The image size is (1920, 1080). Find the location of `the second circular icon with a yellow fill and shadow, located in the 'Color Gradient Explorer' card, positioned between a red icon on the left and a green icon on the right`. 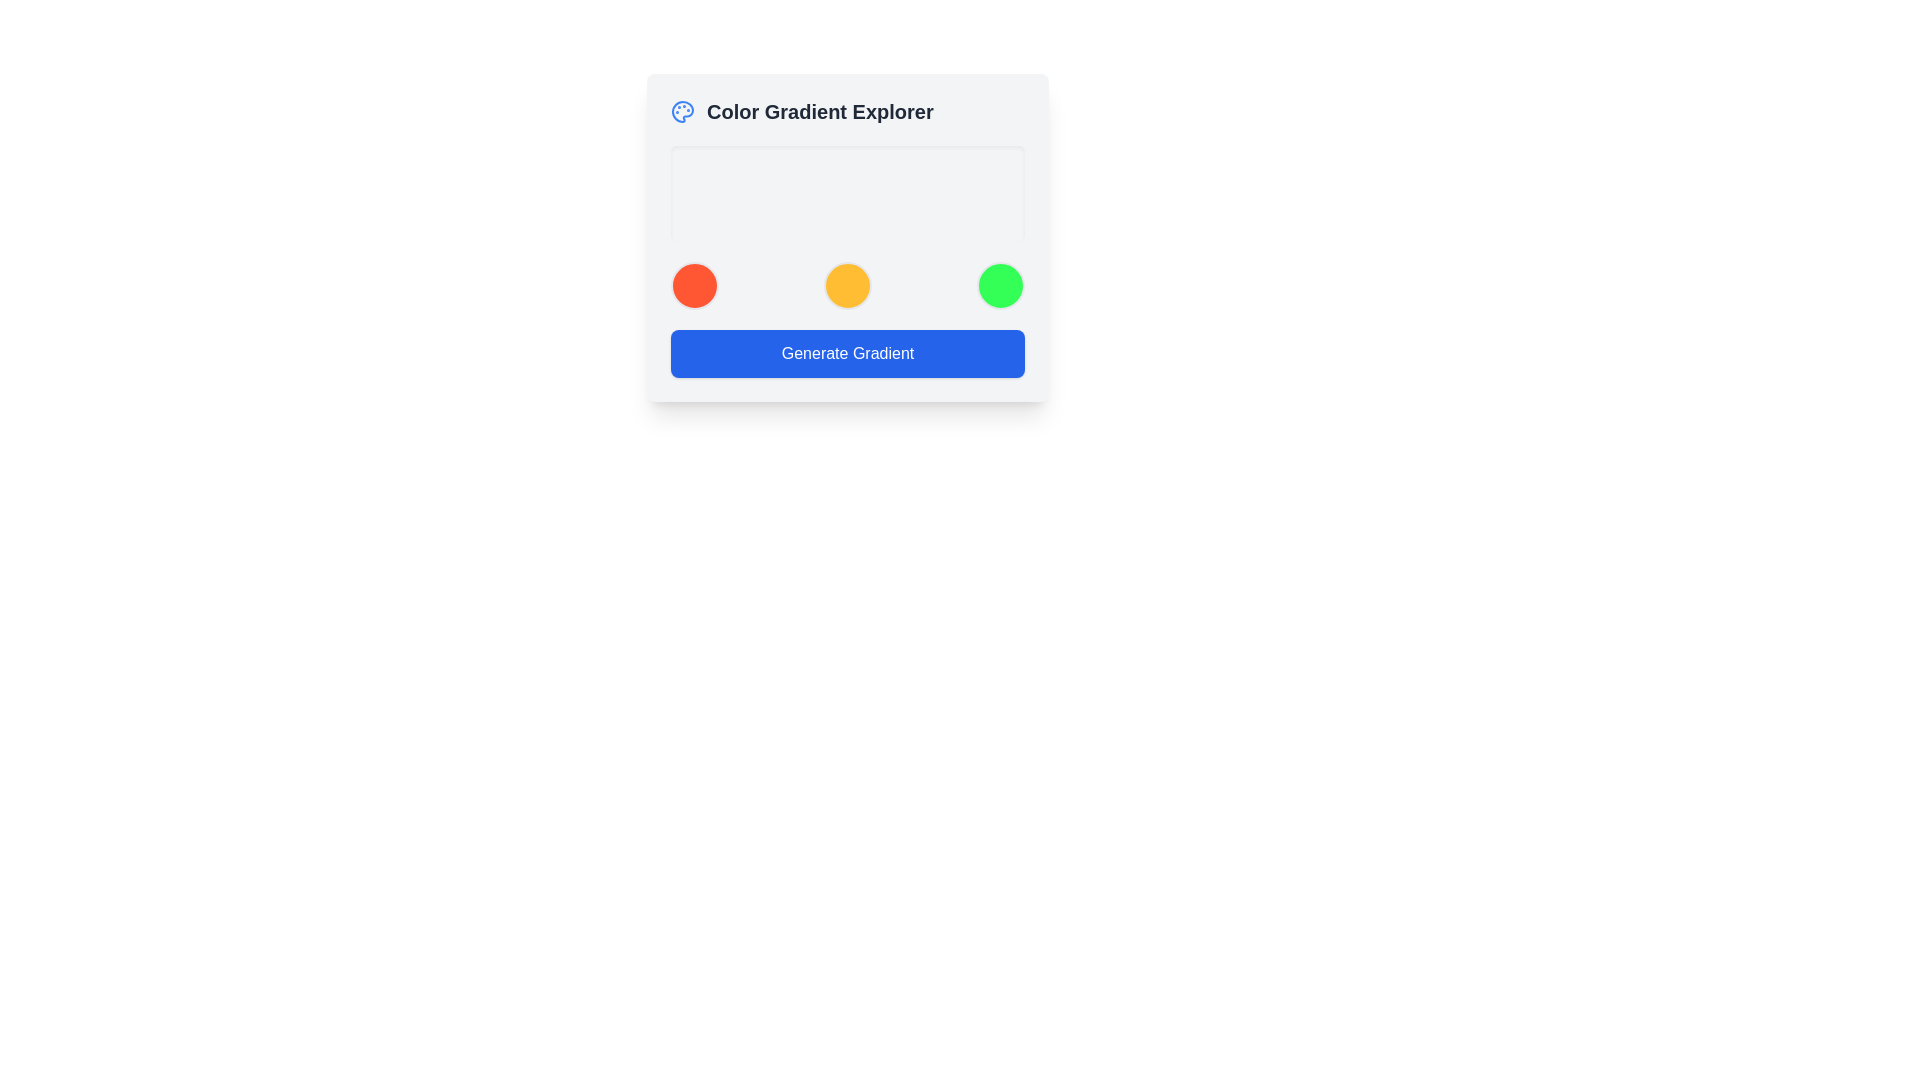

the second circular icon with a yellow fill and shadow, located in the 'Color Gradient Explorer' card, positioned between a red icon on the left and a green icon on the right is located at coordinates (848, 285).